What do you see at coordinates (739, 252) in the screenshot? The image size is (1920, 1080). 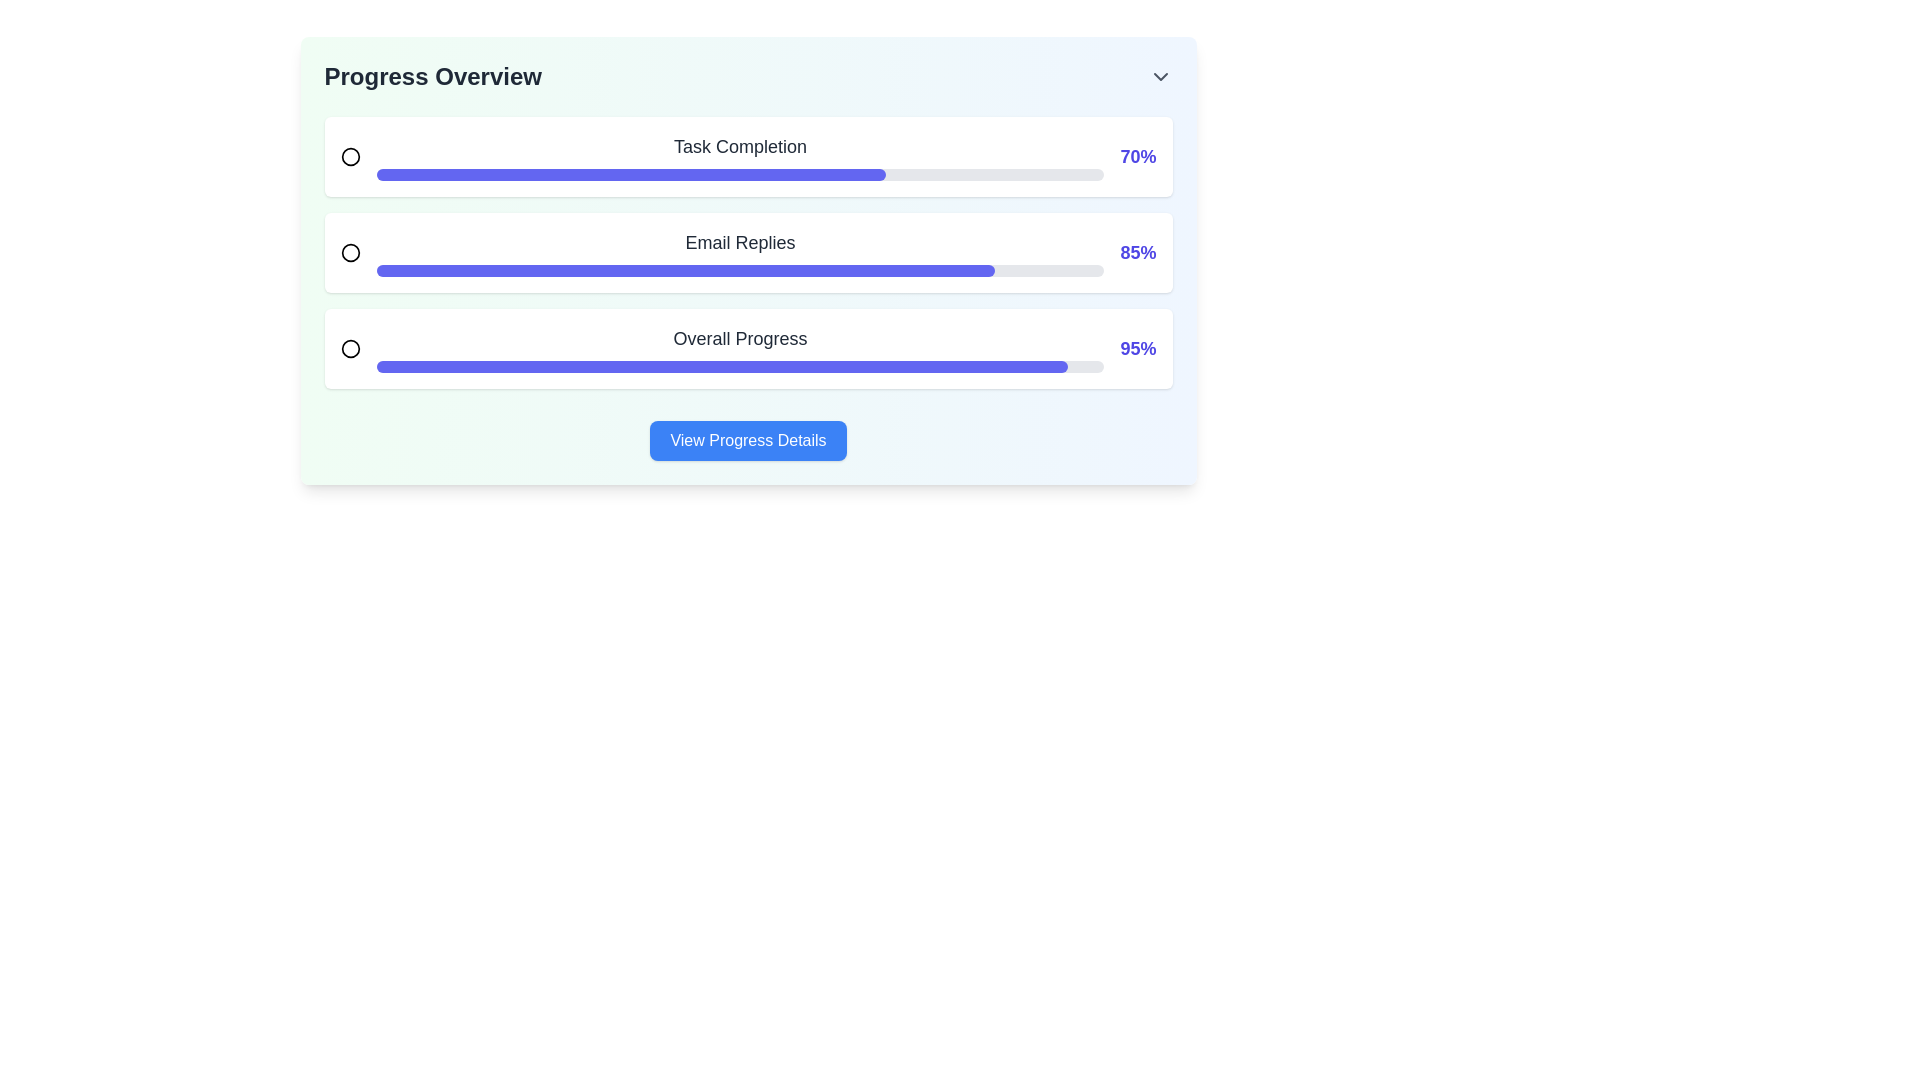 I see `the progress bar labeled for email replies, located in the center of the second progress bar row, to access further context about the progress` at bounding box center [739, 252].